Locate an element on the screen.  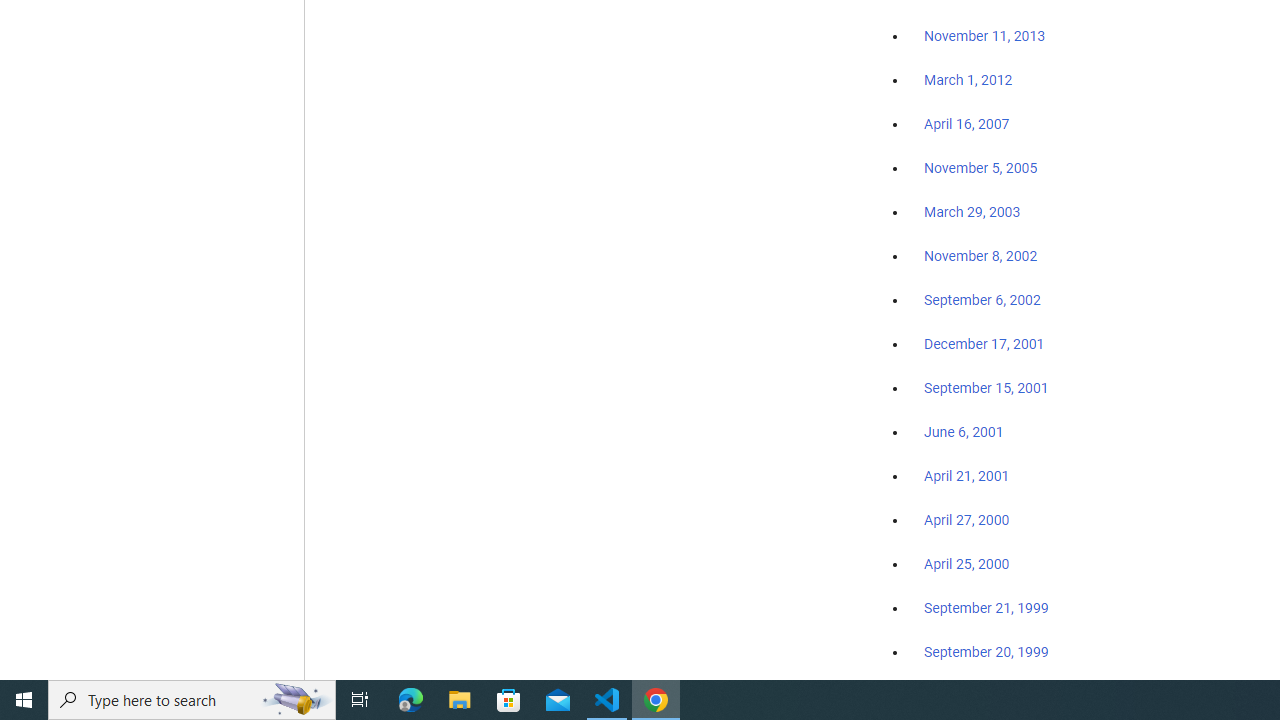
'September 21, 1999' is located at coordinates (986, 607).